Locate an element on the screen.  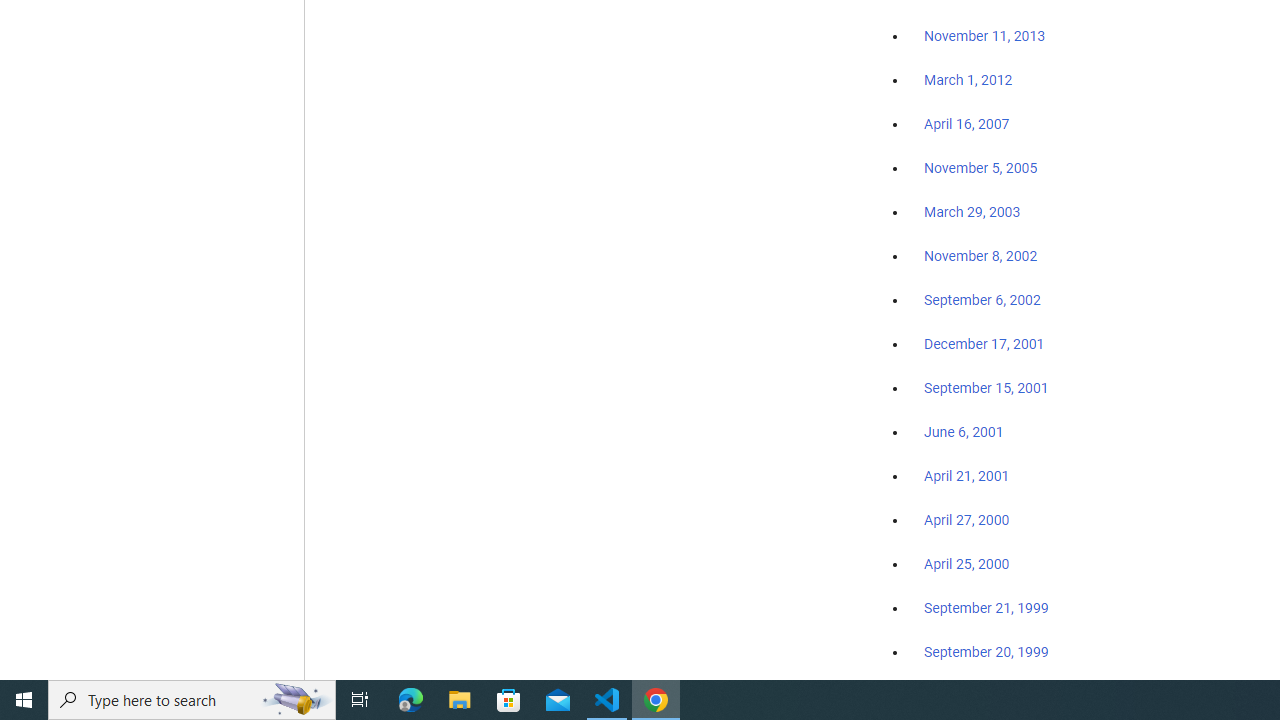
'September 21, 1999' is located at coordinates (986, 607).